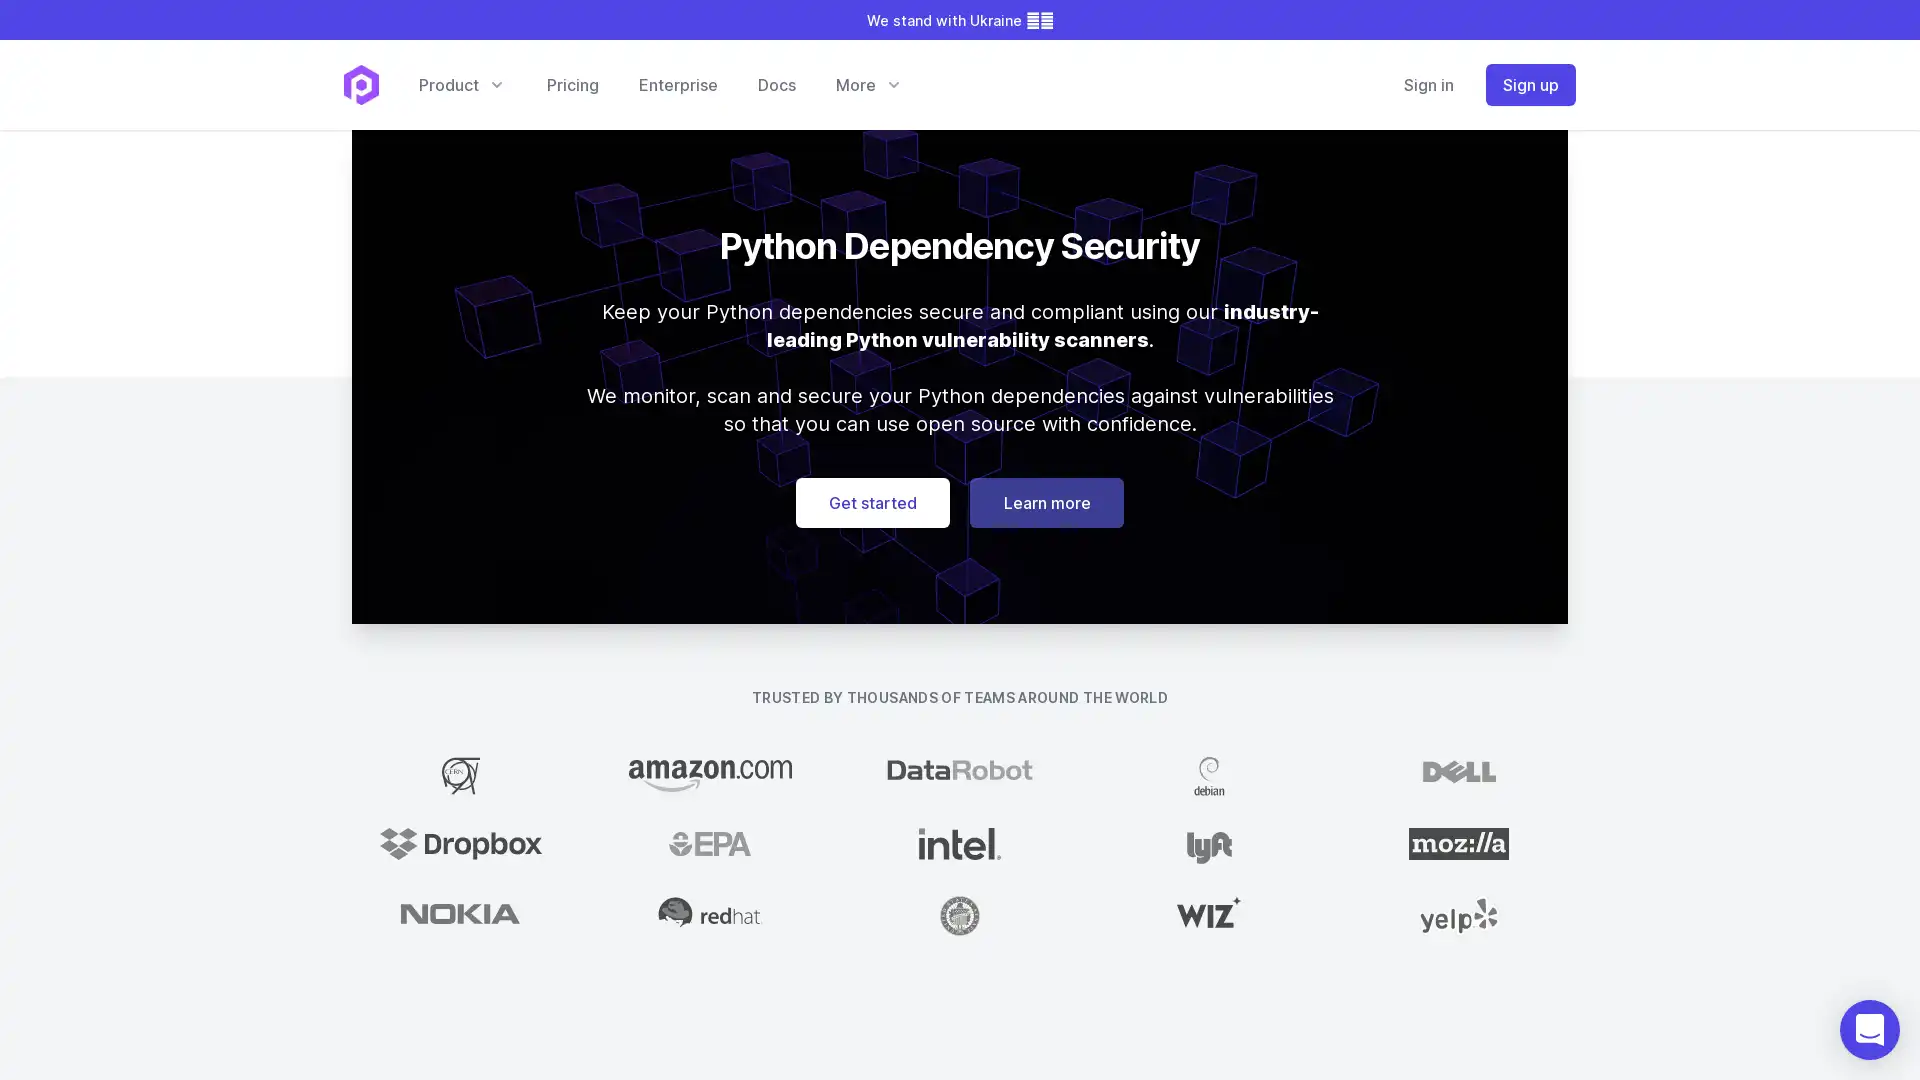 The height and width of the screenshot is (1080, 1920). I want to click on More, so click(868, 83).